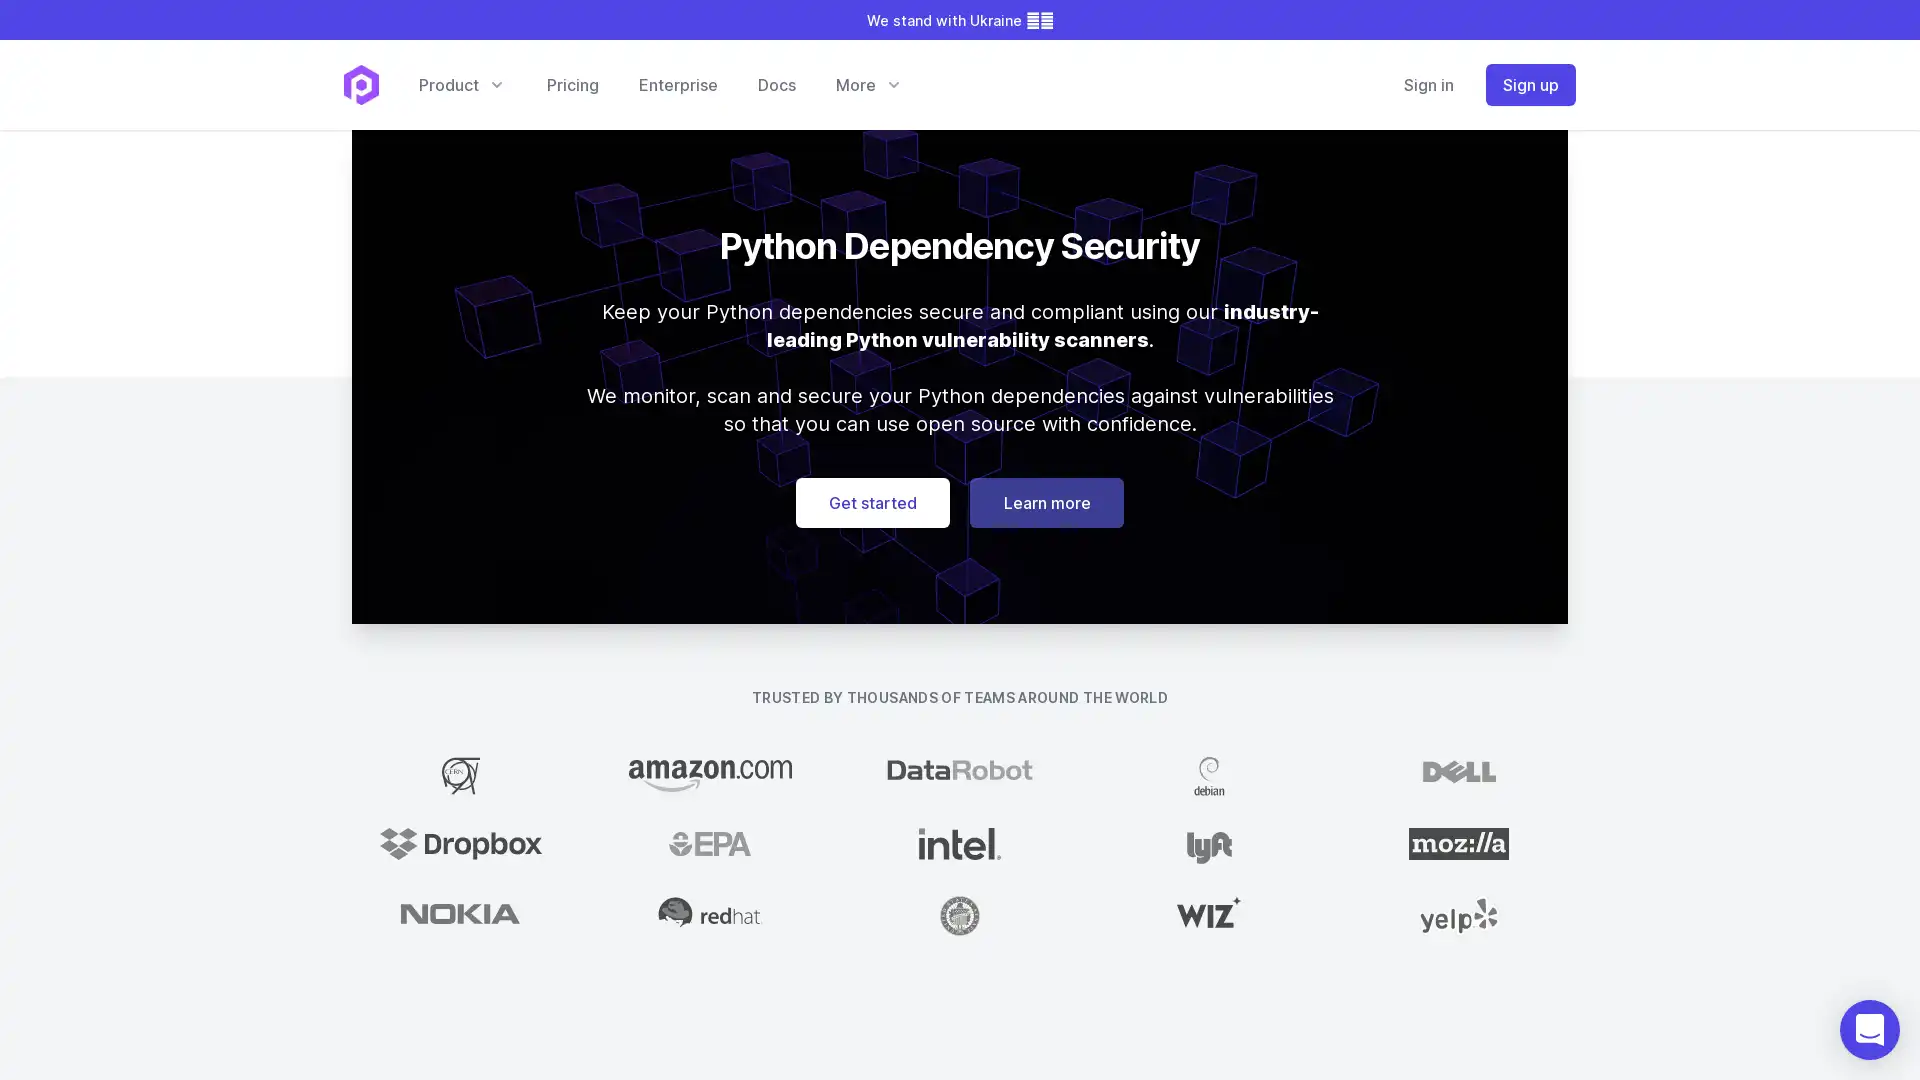 The height and width of the screenshot is (1080, 1920). I want to click on More, so click(868, 83).